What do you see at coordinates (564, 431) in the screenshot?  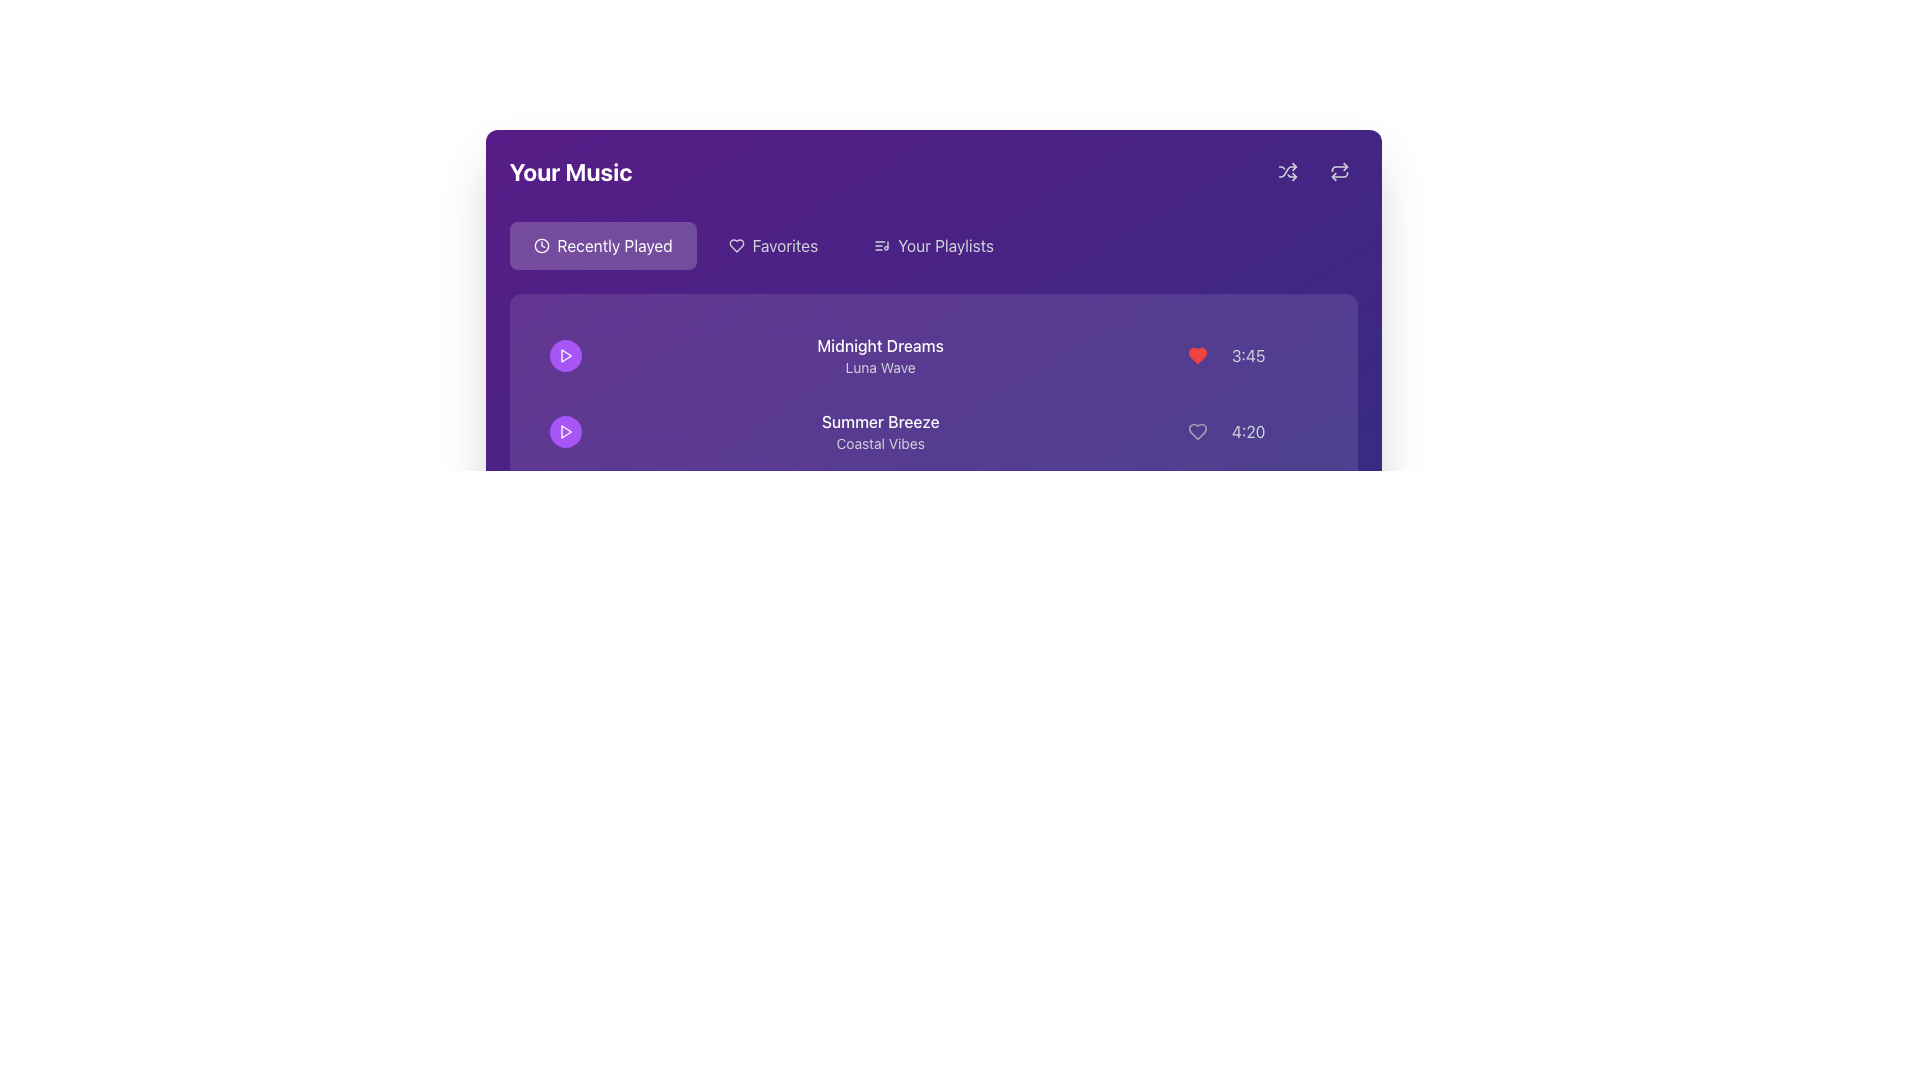 I see `the circular button with a purple background and a white play triangle icon, located in the row labeled 'Summer Breeze' featuring 'Coastal Vibes' and the duration '4:20', to observe the hover effect` at bounding box center [564, 431].